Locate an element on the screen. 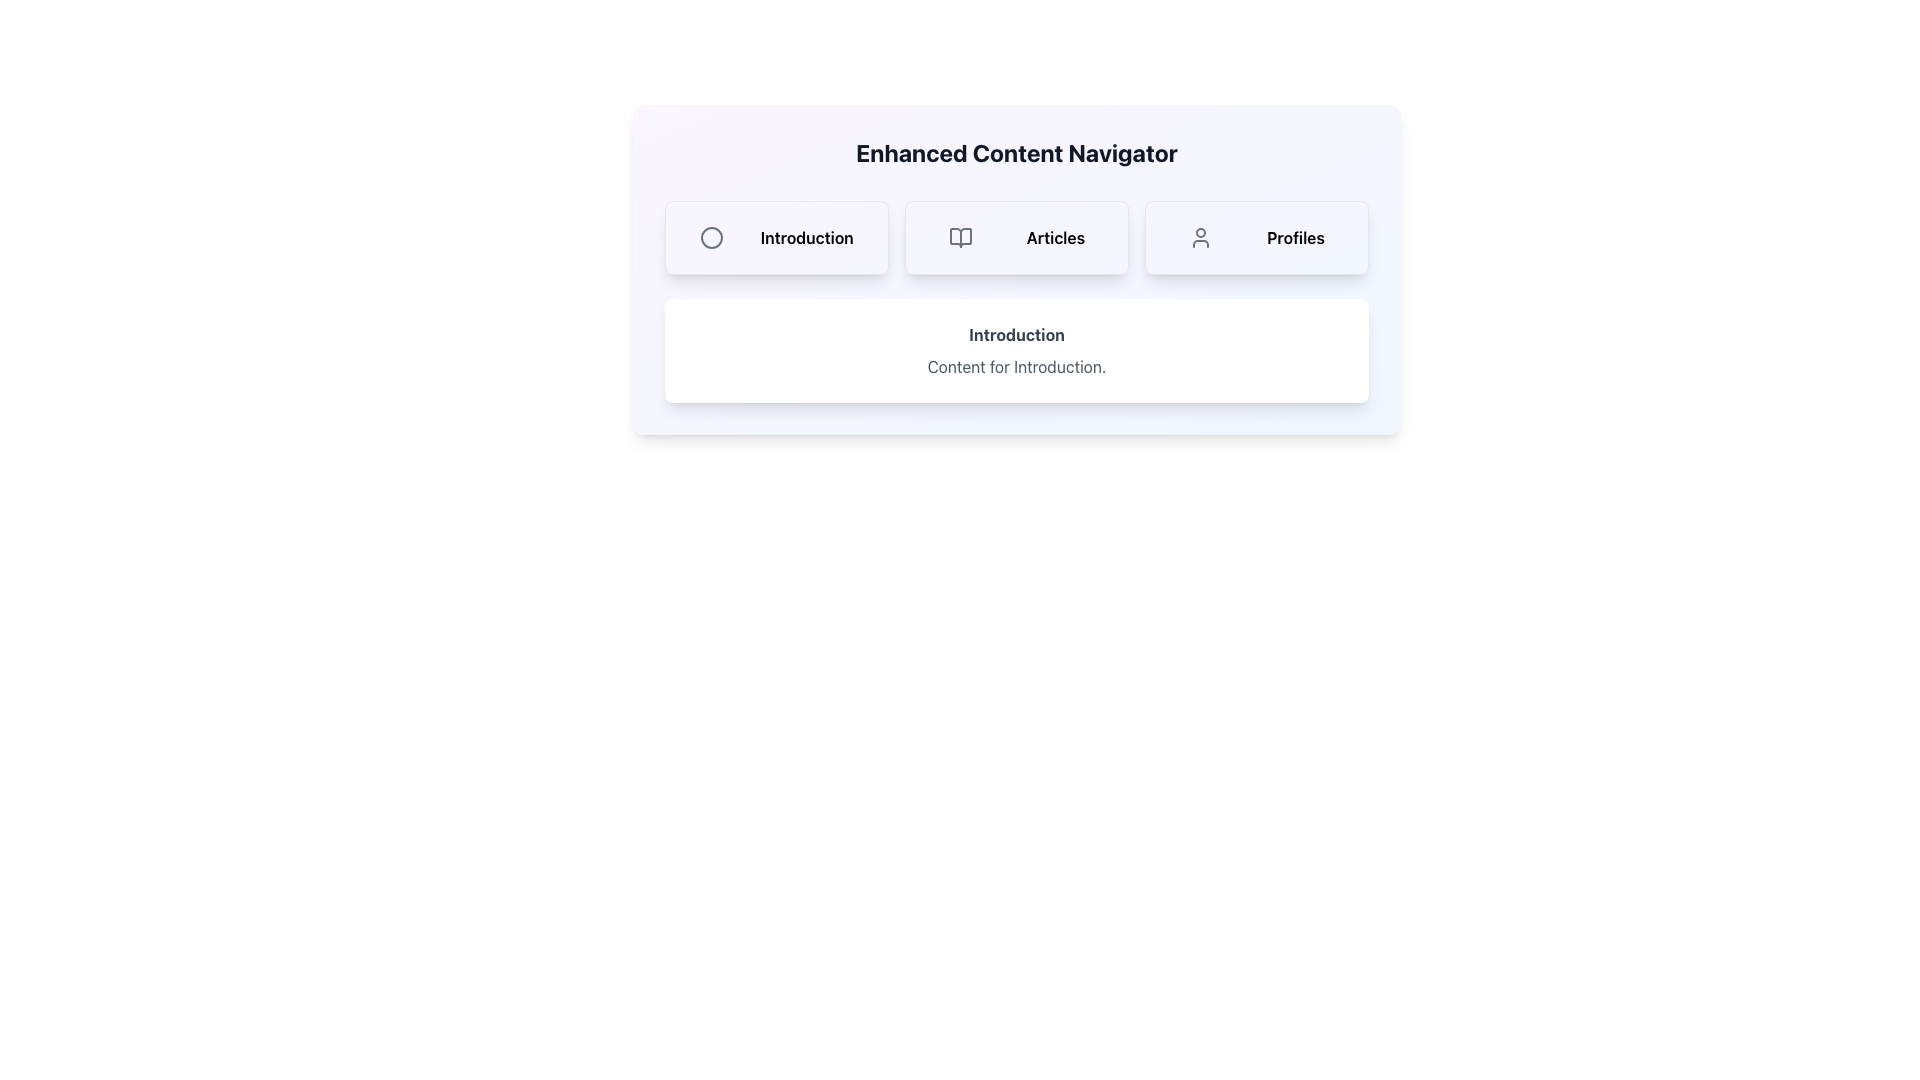  the keyboard navigation on the 'Articles' clickable navigation panel is located at coordinates (1017, 237).